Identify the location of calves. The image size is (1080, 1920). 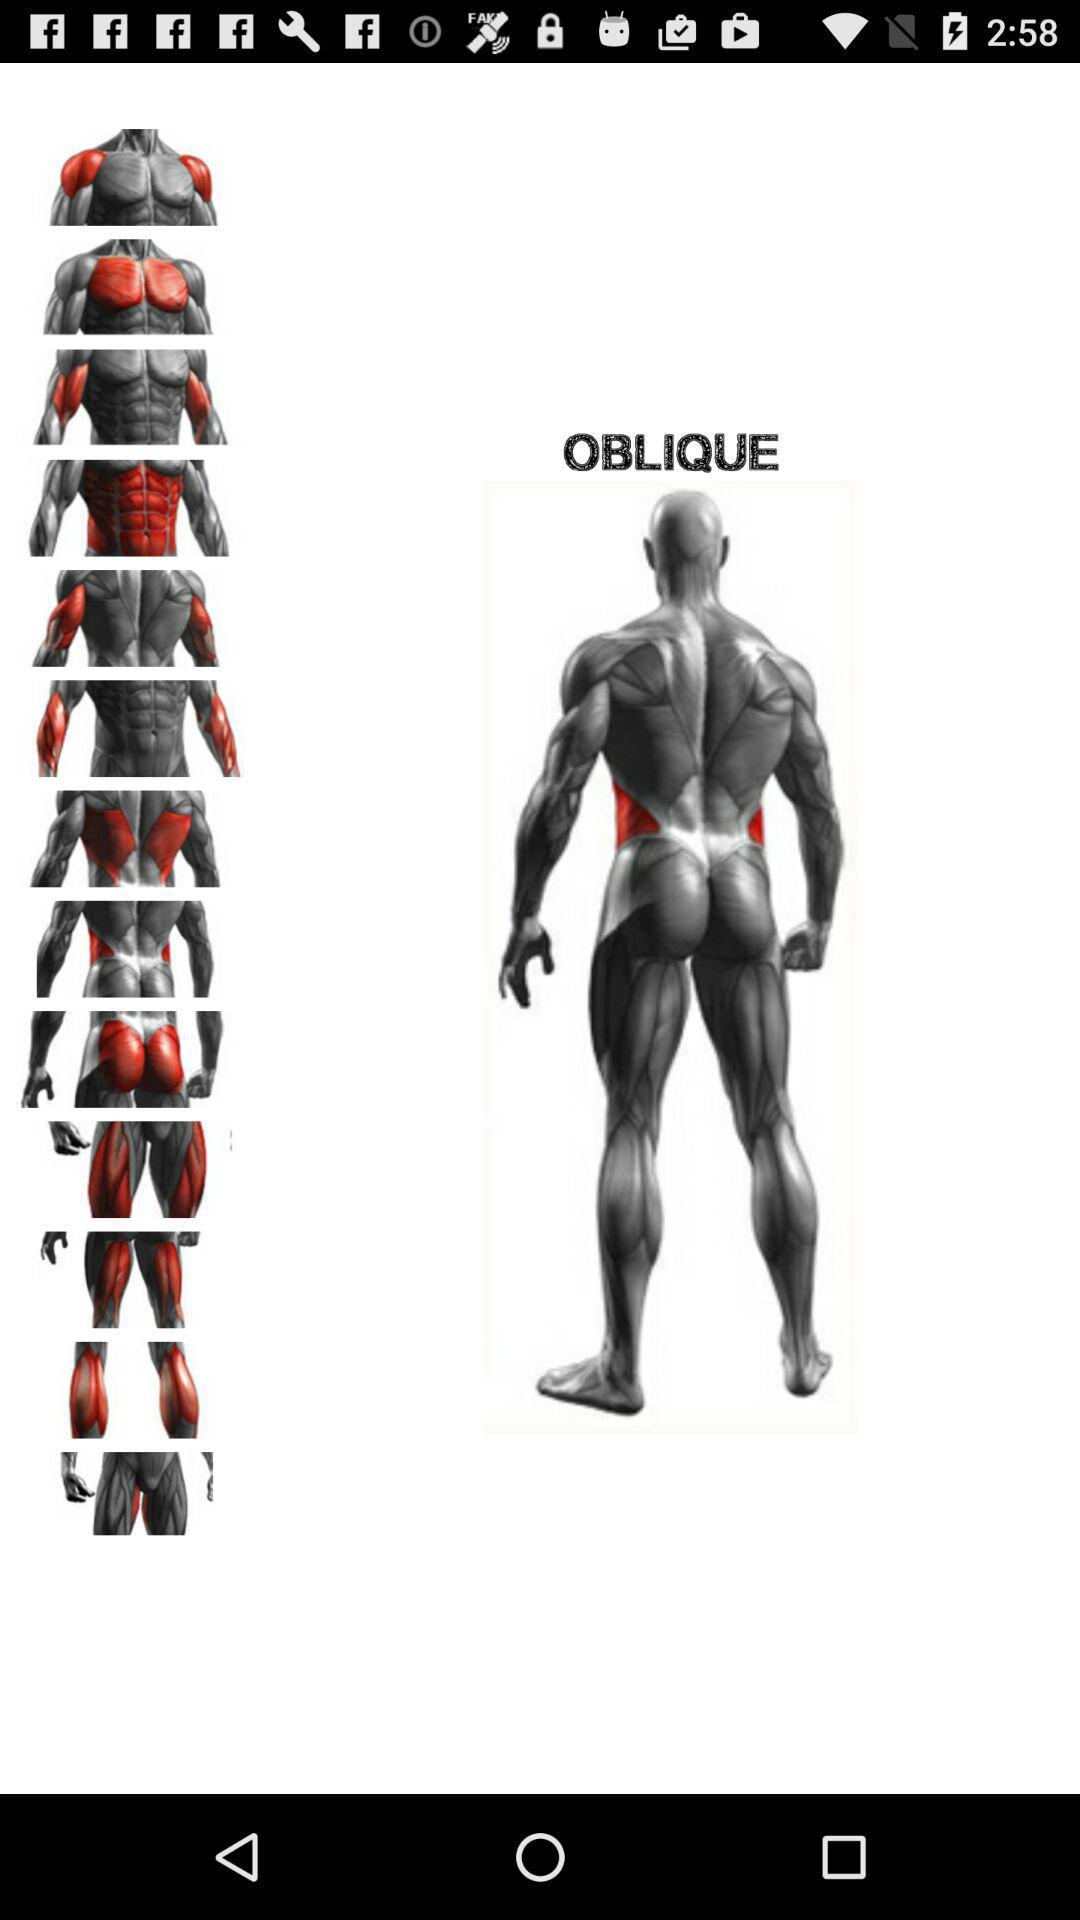
(131, 1382).